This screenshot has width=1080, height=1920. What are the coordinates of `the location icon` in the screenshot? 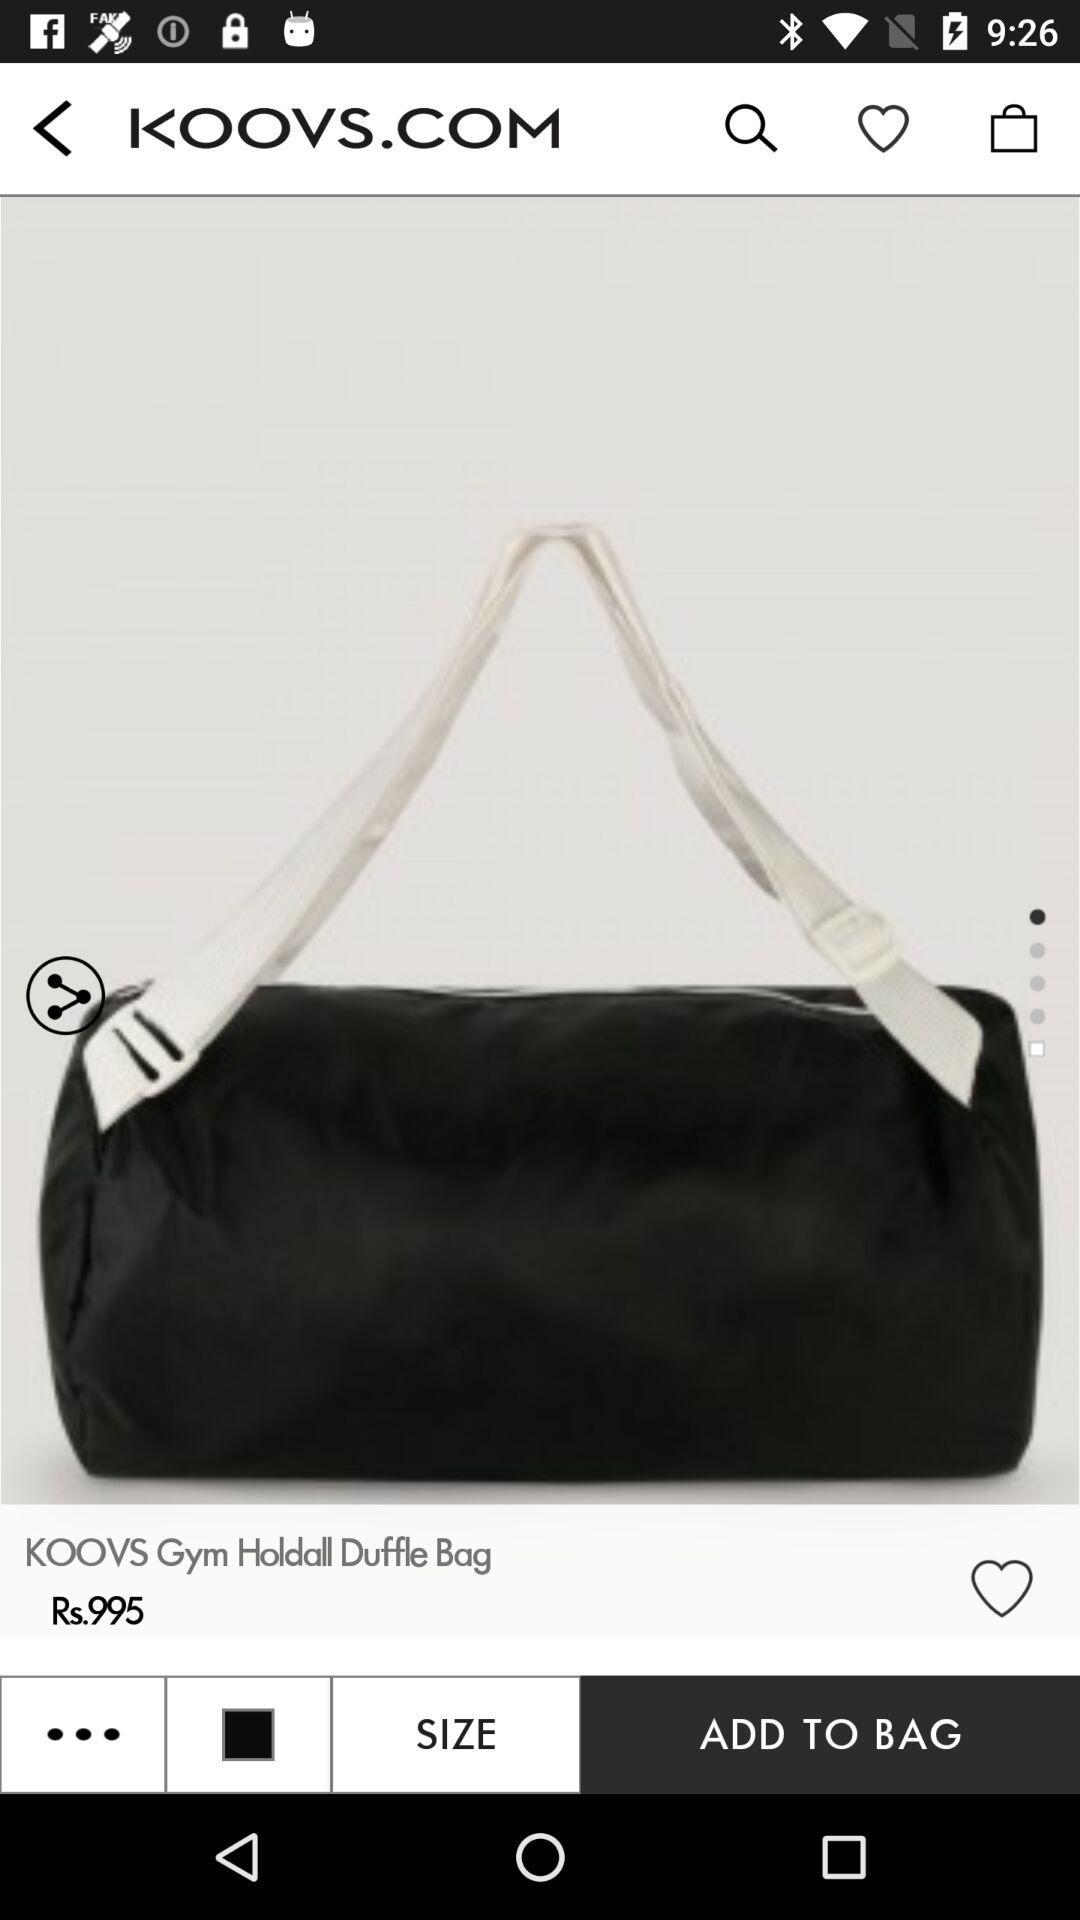 It's located at (247, 1733).